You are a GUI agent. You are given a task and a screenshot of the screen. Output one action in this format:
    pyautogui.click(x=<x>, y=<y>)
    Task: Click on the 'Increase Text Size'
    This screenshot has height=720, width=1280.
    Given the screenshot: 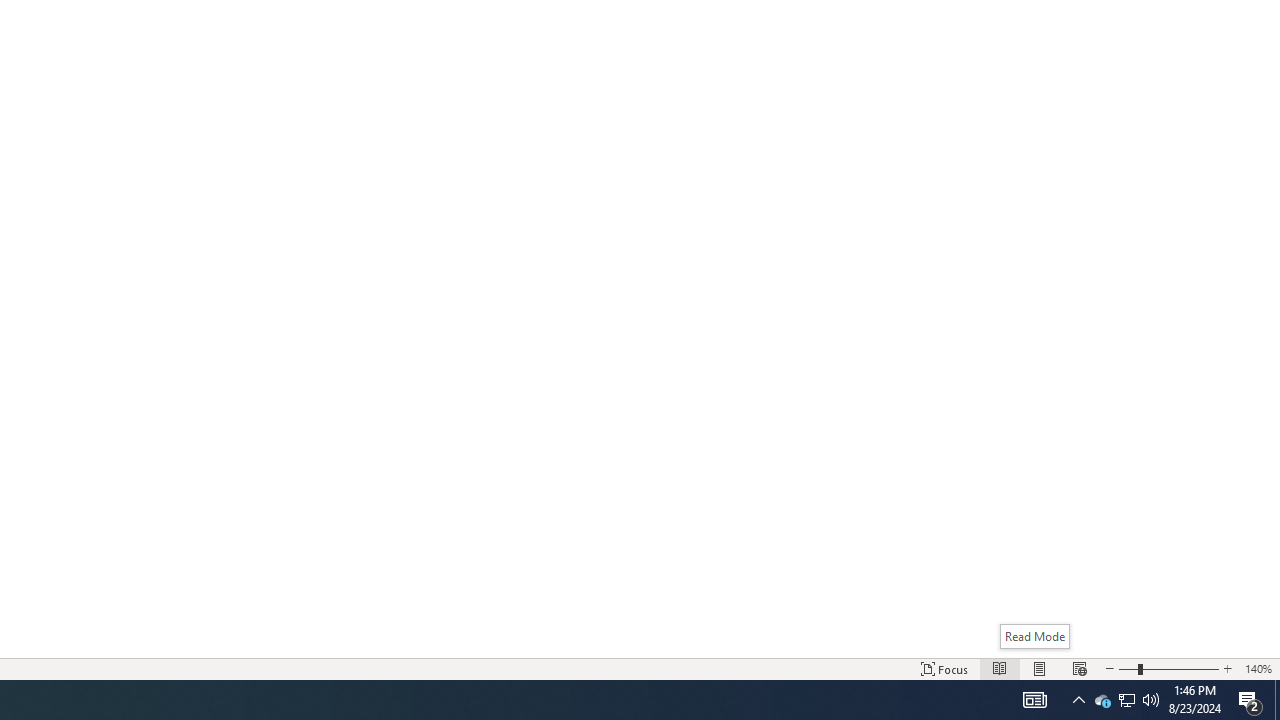 What is the action you would take?
    pyautogui.click(x=1226, y=669)
    